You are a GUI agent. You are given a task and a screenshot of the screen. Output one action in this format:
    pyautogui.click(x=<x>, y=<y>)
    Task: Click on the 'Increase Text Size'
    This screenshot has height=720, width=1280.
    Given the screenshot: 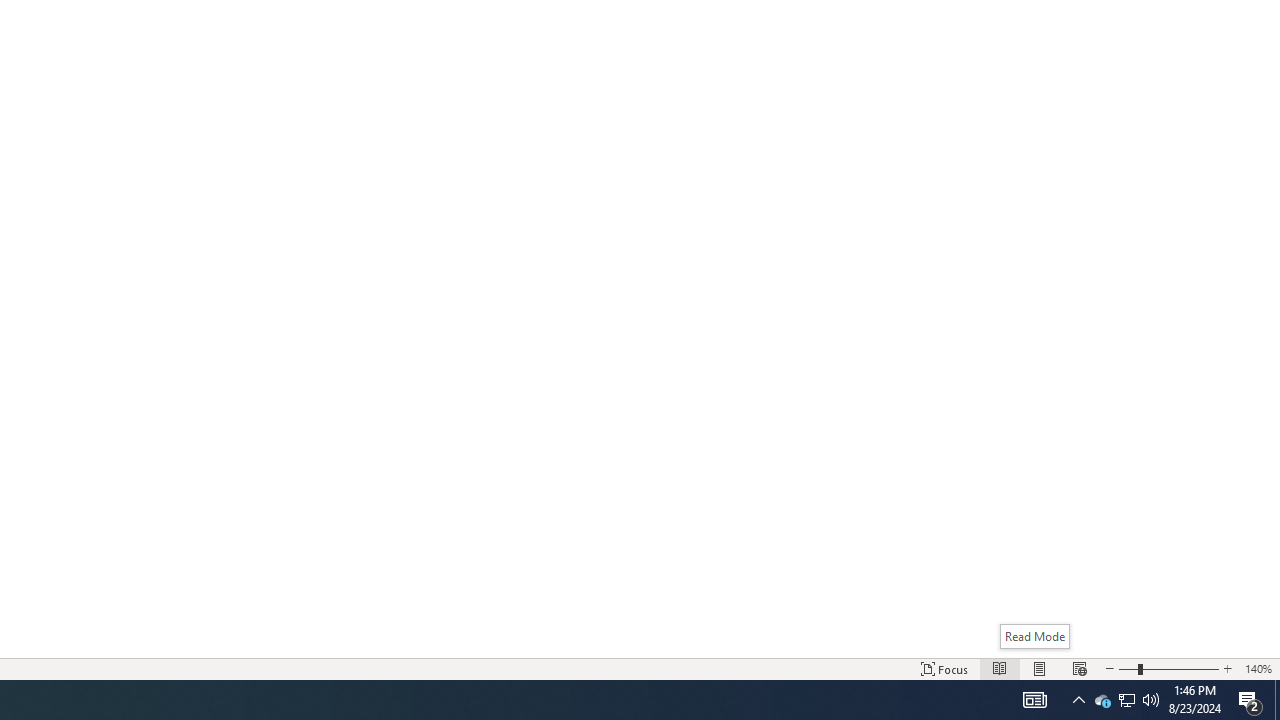 What is the action you would take?
    pyautogui.click(x=1226, y=669)
    